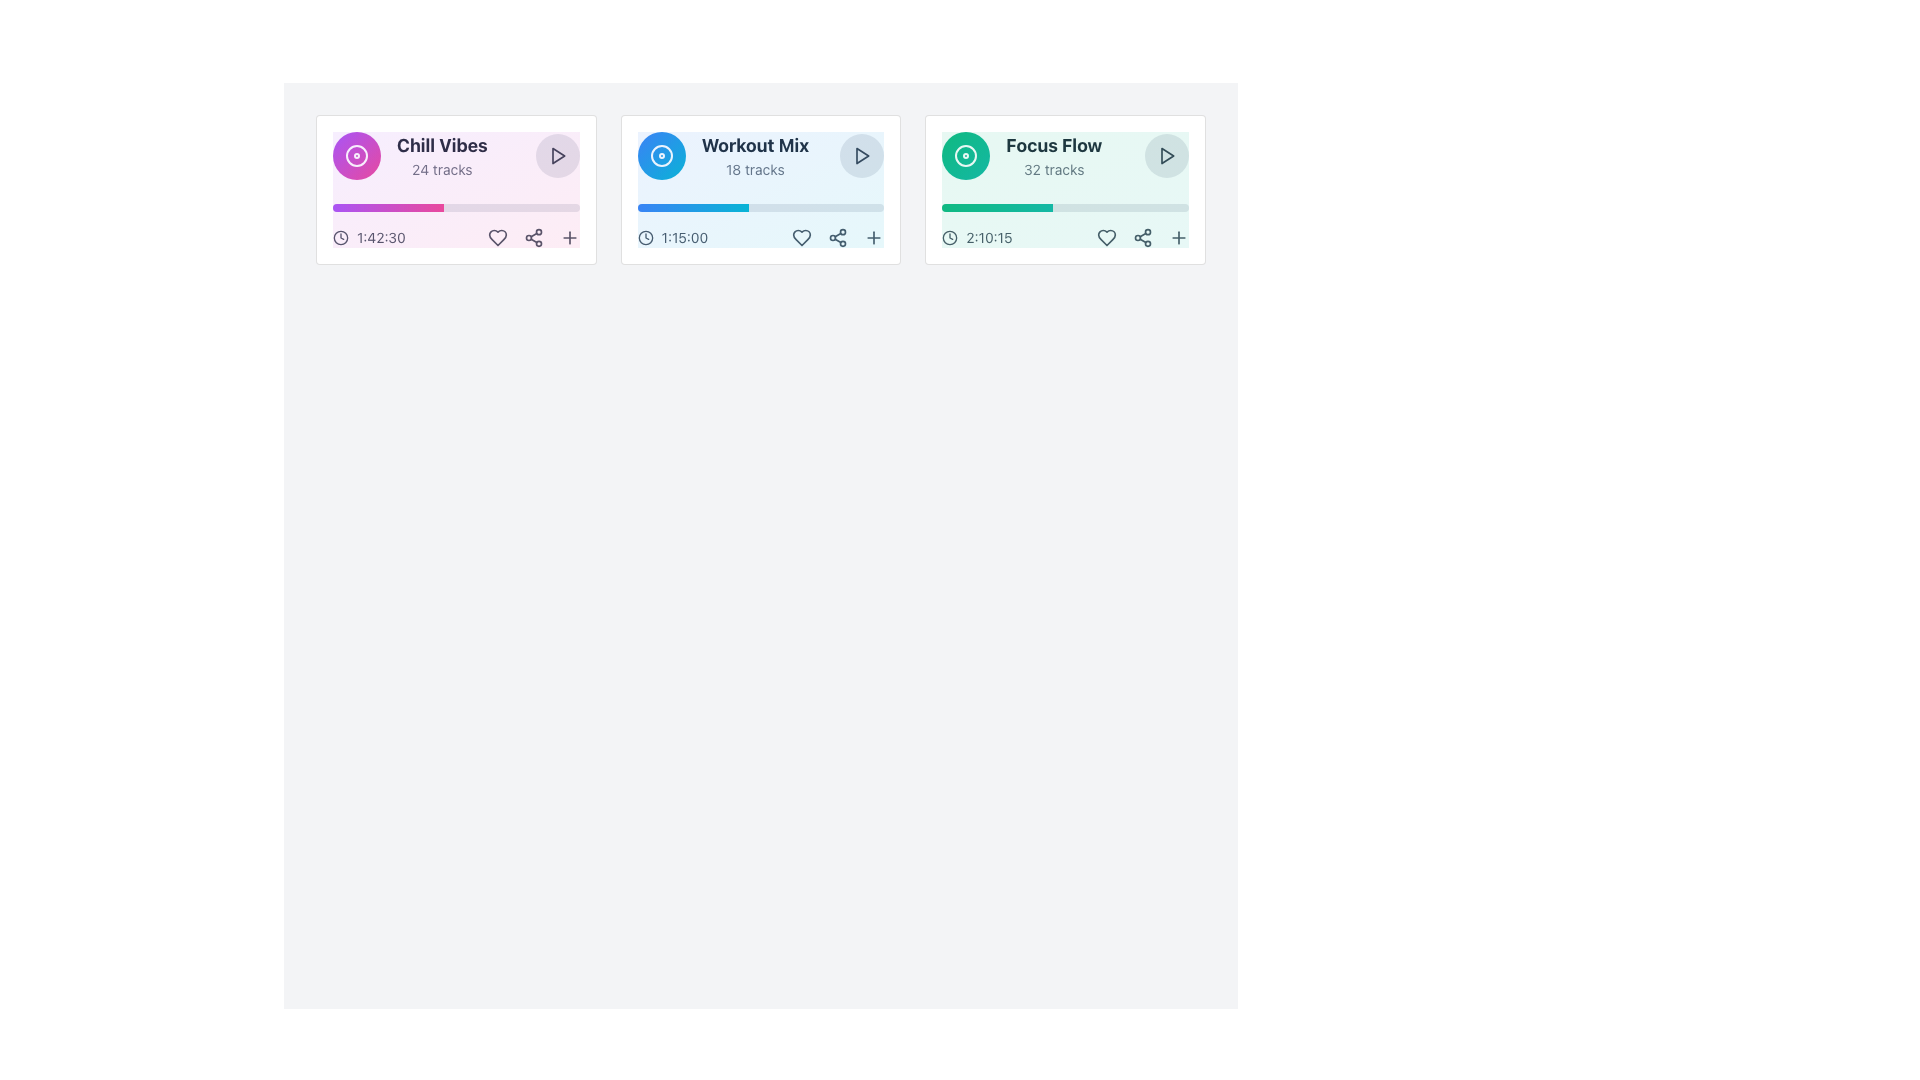 This screenshot has height=1080, width=1920. Describe the element at coordinates (1142, 237) in the screenshot. I see `the group of interactive icons located at the bottom-right corner of the Focus Flow card, specifically the third set of icons visible in this row, to navigate through the individual icons` at that location.